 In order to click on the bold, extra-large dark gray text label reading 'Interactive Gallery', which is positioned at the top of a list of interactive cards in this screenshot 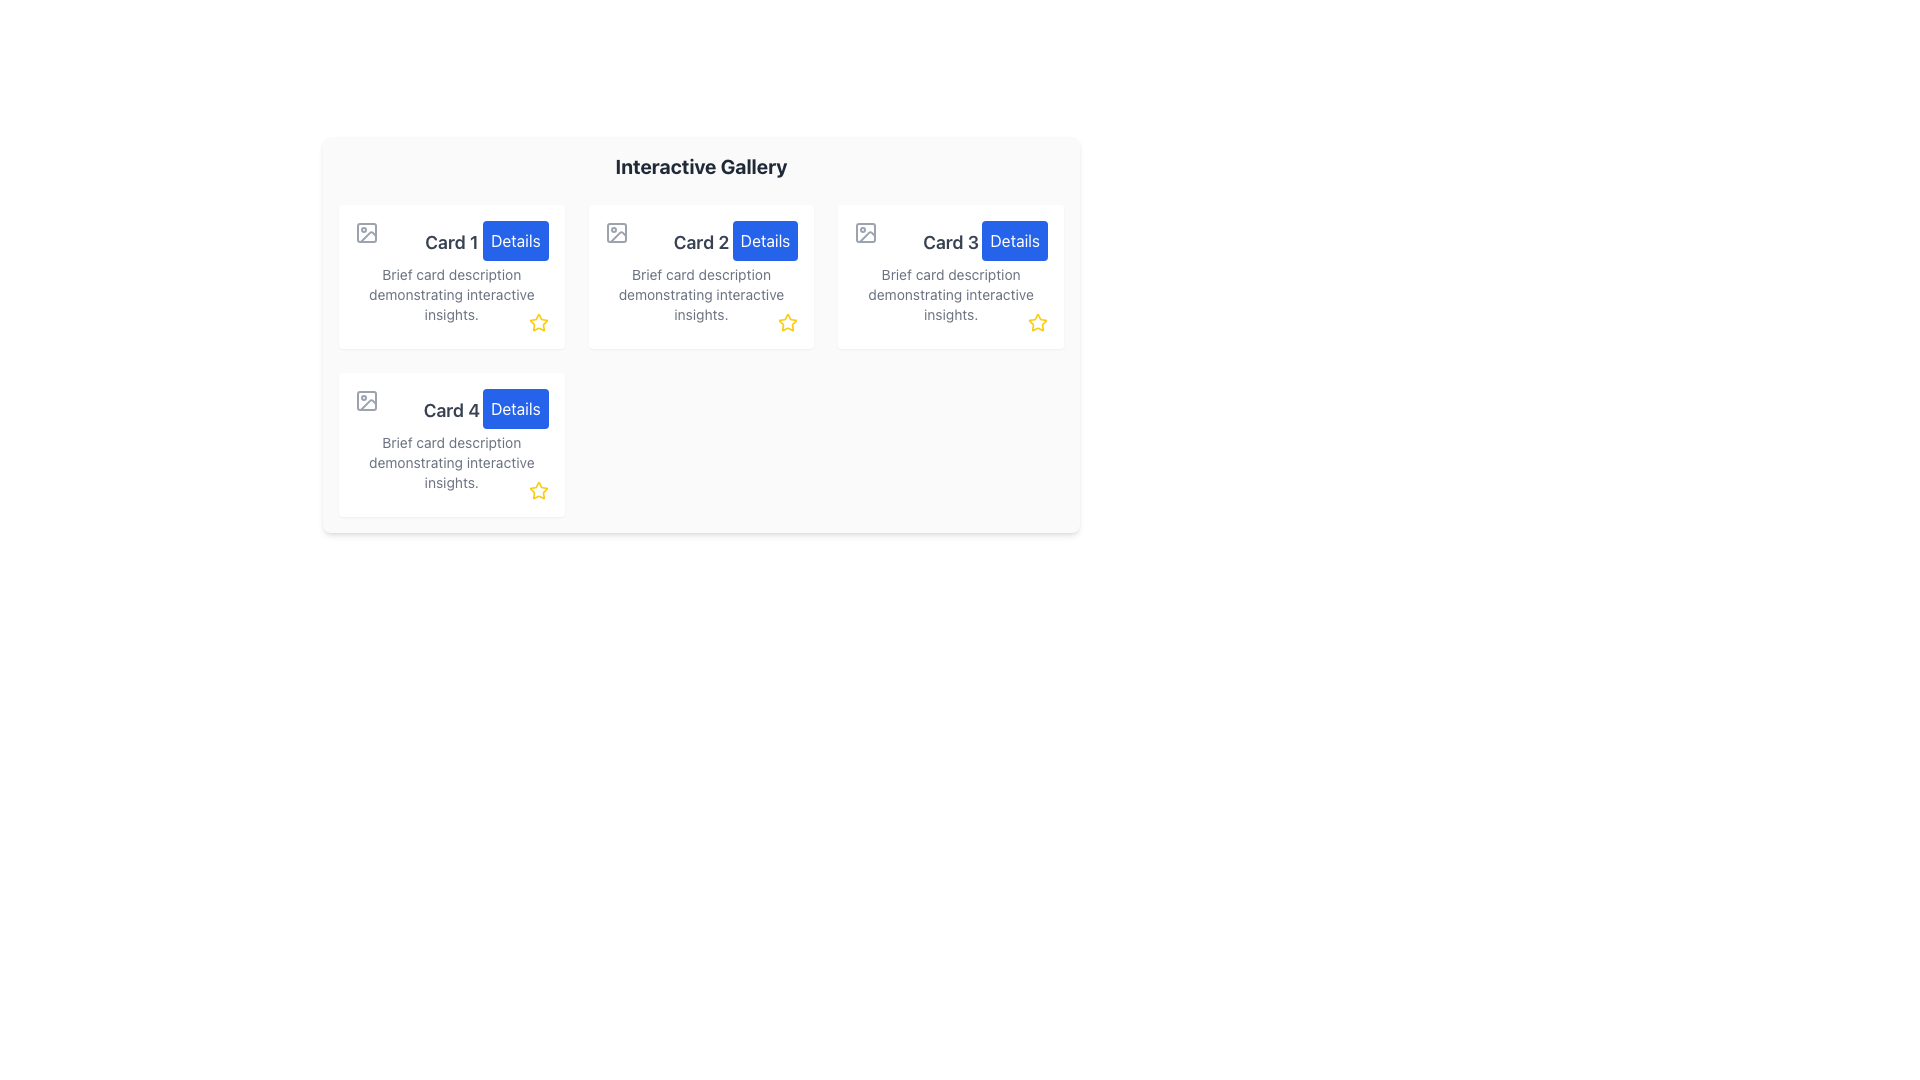, I will do `click(701, 165)`.